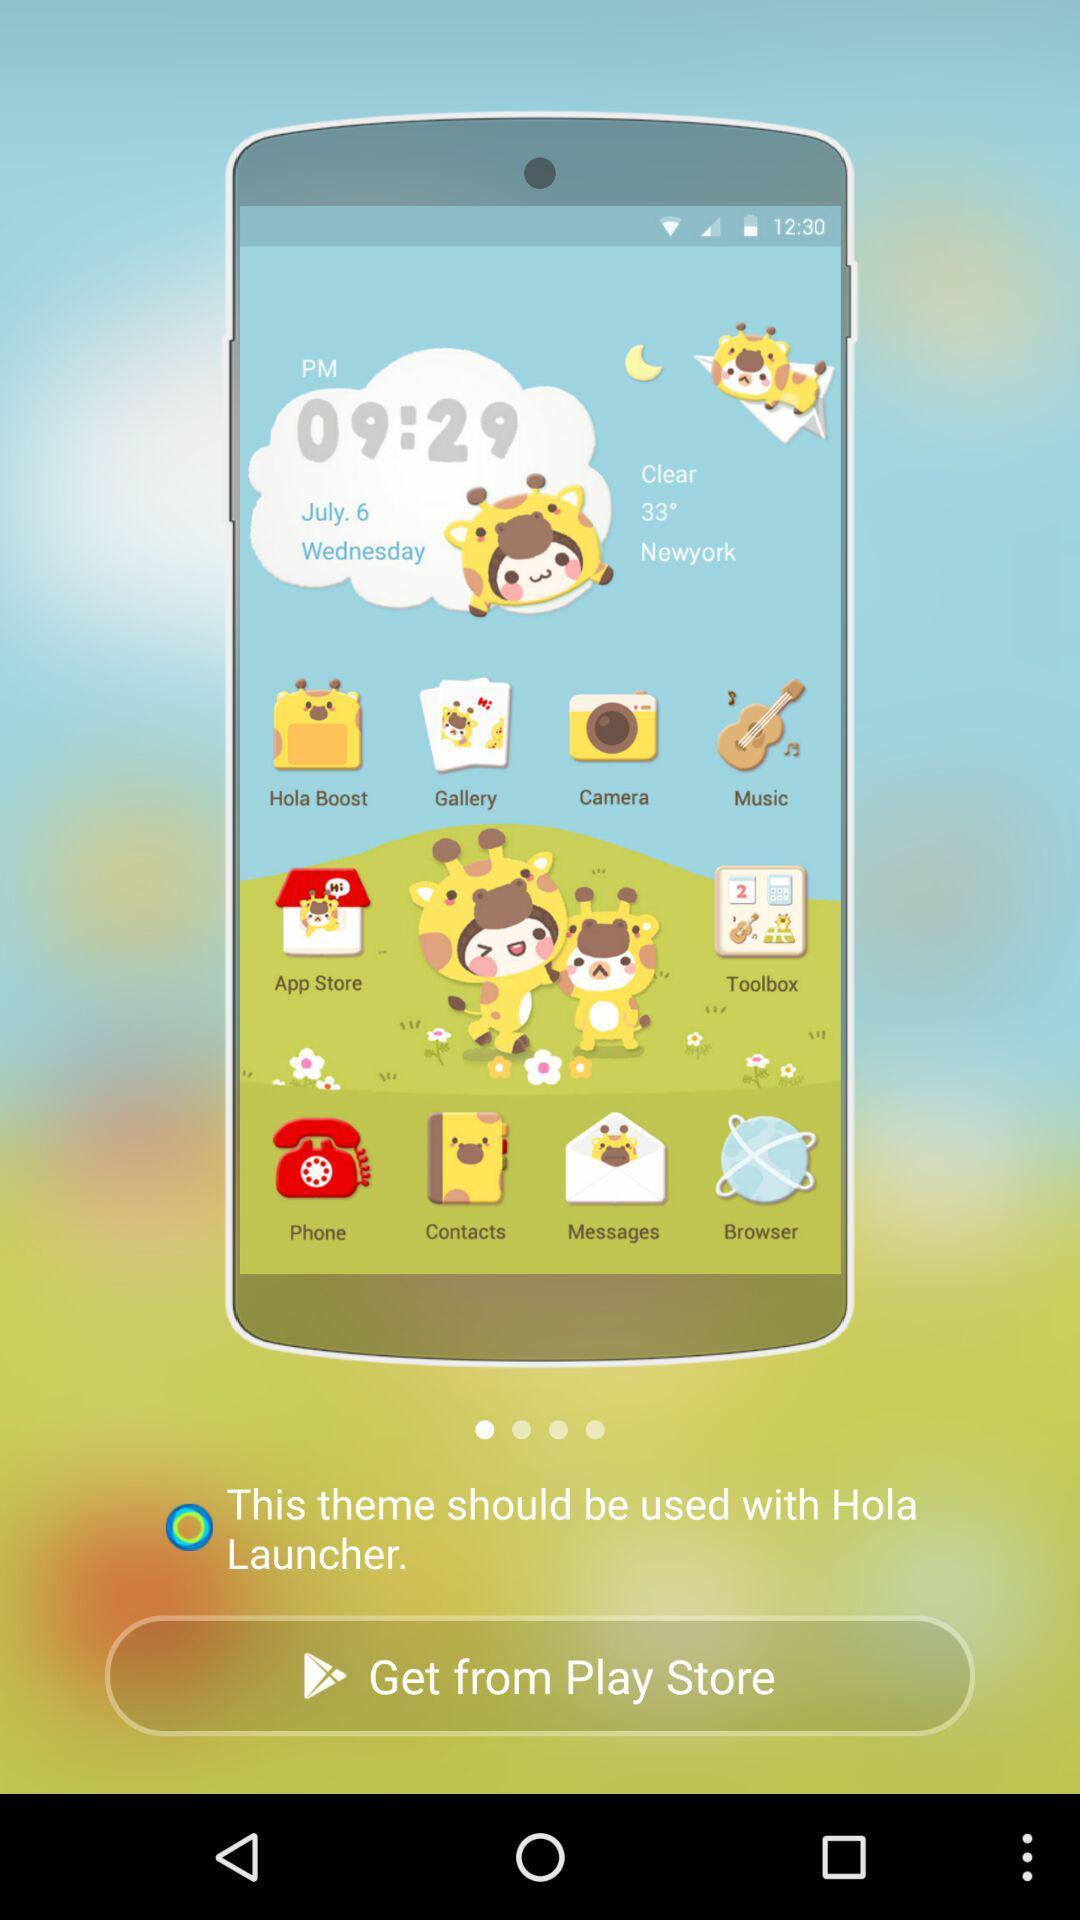  What do you see at coordinates (484, 1428) in the screenshot?
I see `change page` at bounding box center [484, 1428].